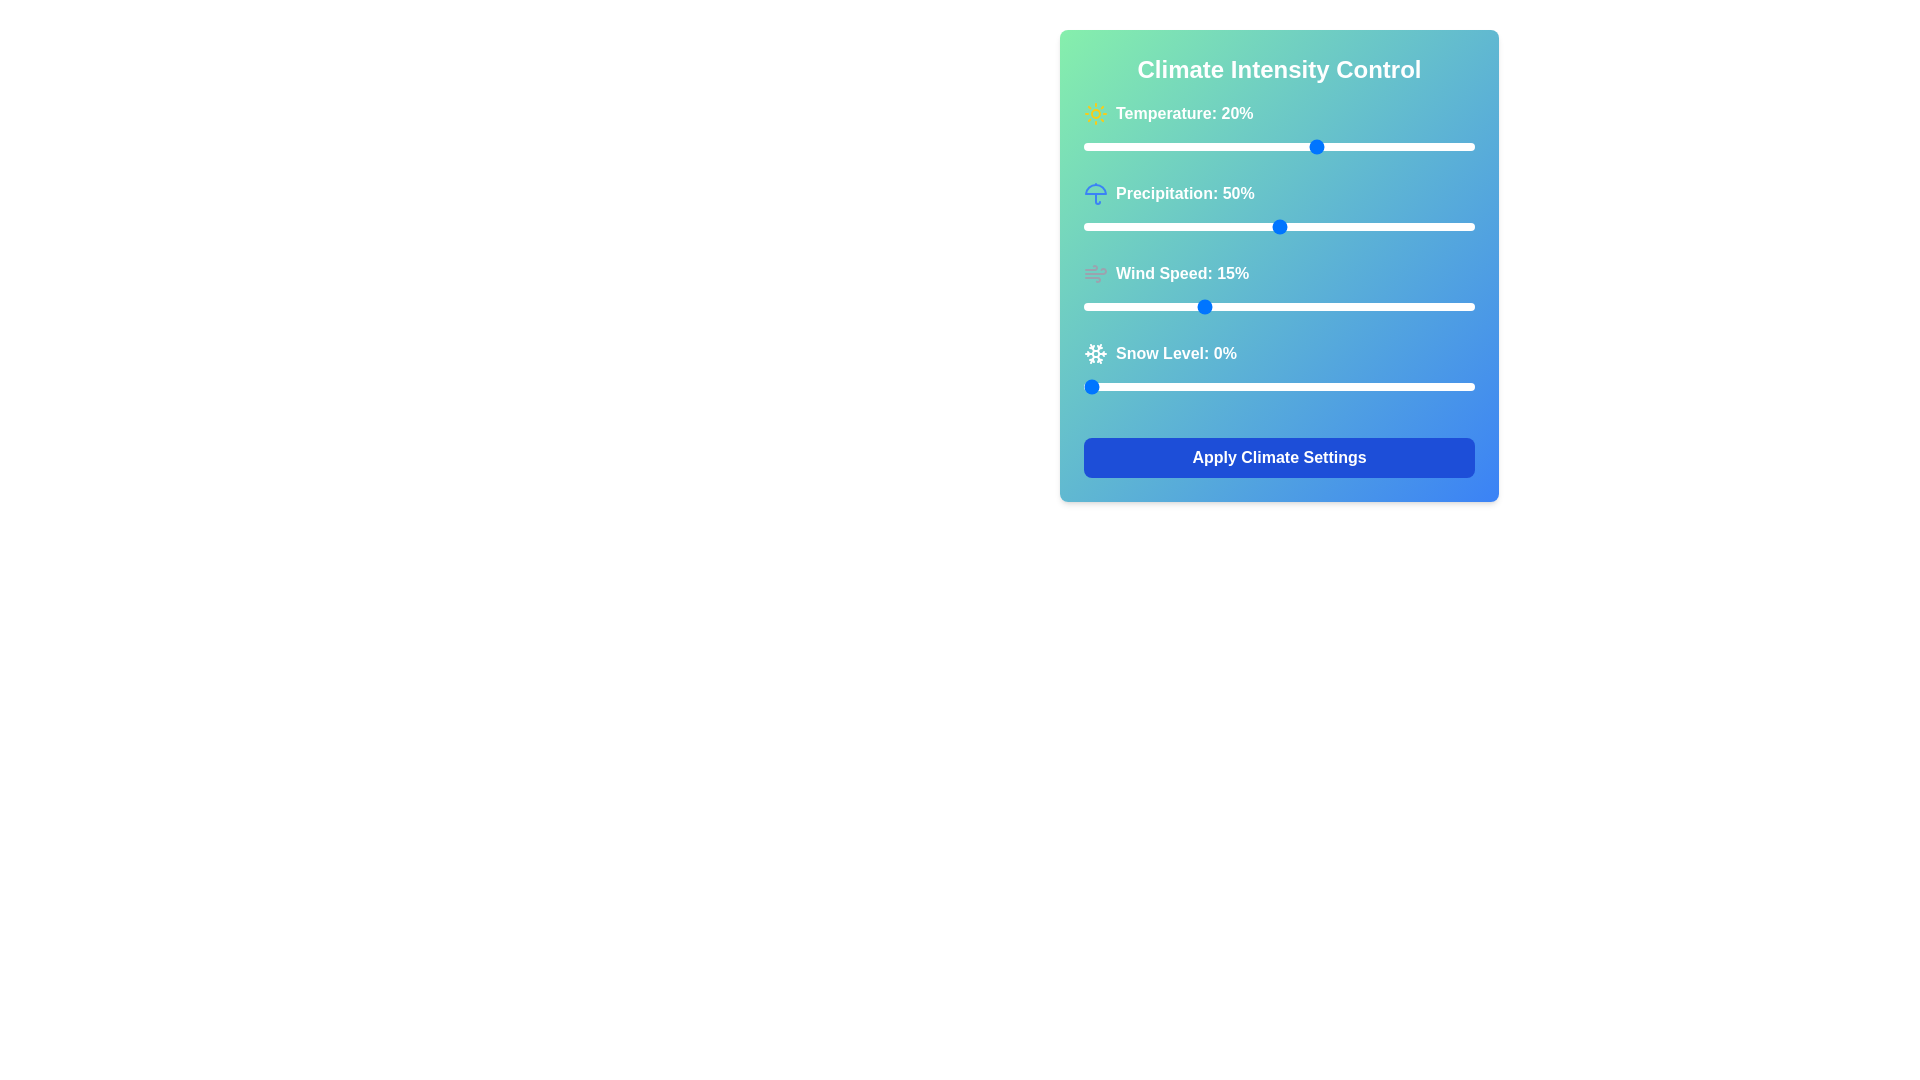  What do you see at coordinates (1086, 226) in the screenshot?
I see `Precipitation` at bounding box center [1086, 226].